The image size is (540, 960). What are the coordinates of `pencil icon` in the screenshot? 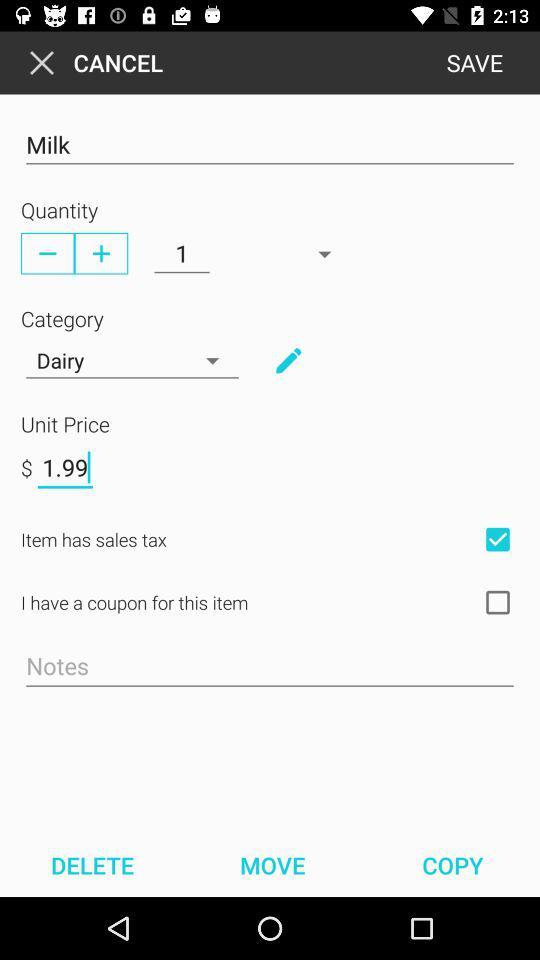 It's located at (287, 360).